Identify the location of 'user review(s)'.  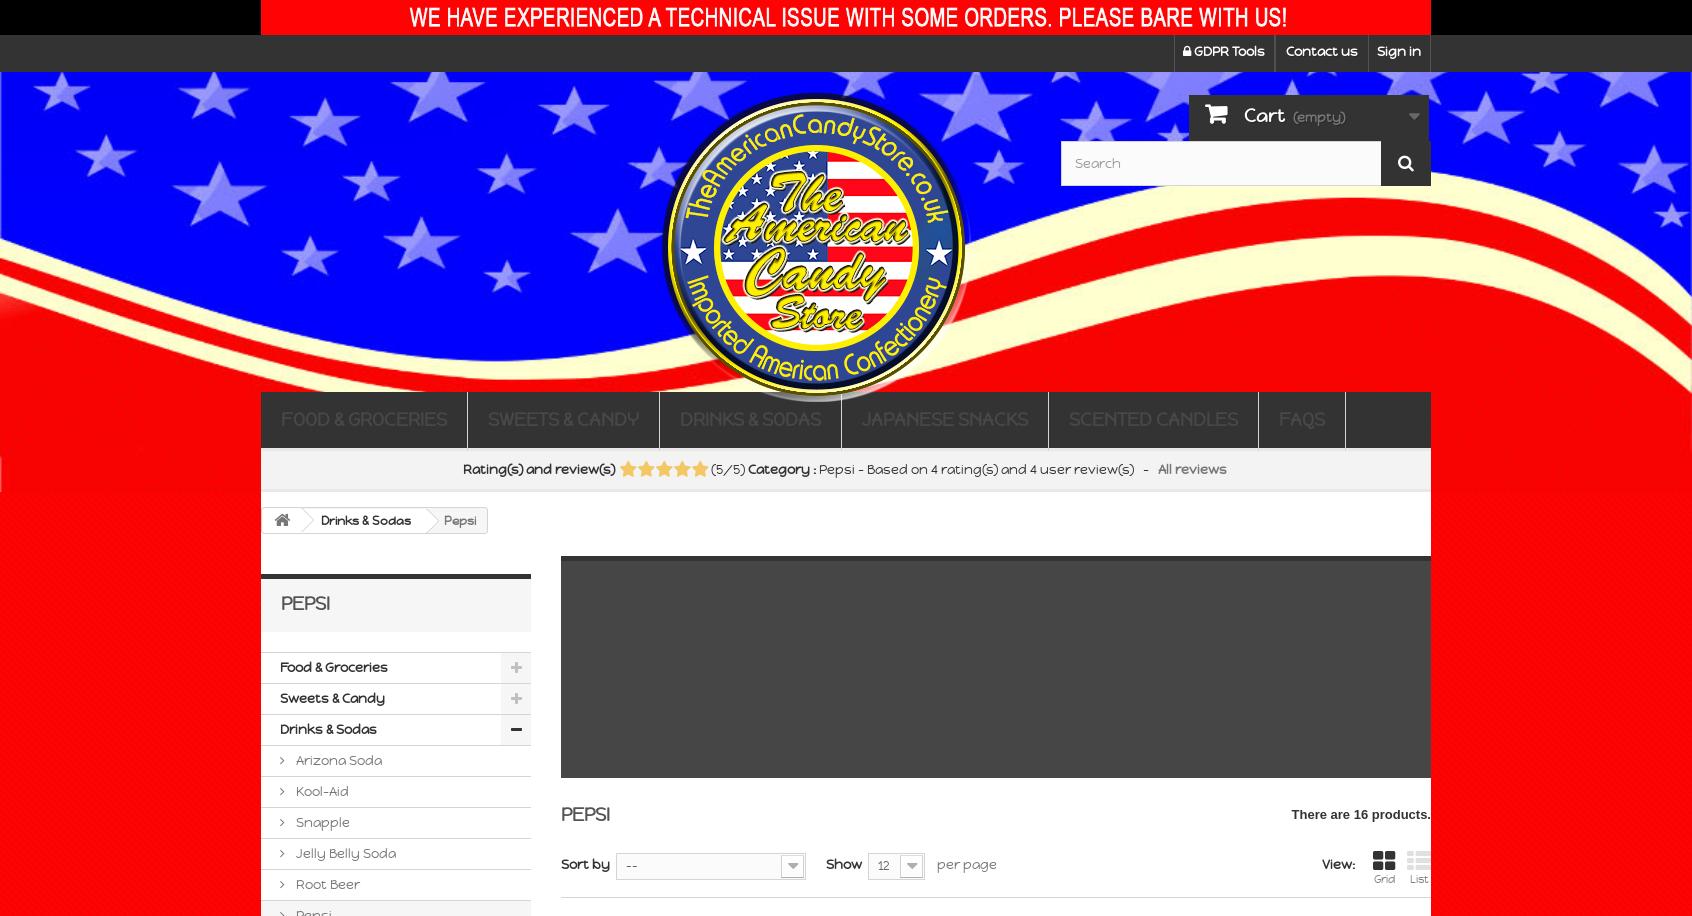
(1085, 469).